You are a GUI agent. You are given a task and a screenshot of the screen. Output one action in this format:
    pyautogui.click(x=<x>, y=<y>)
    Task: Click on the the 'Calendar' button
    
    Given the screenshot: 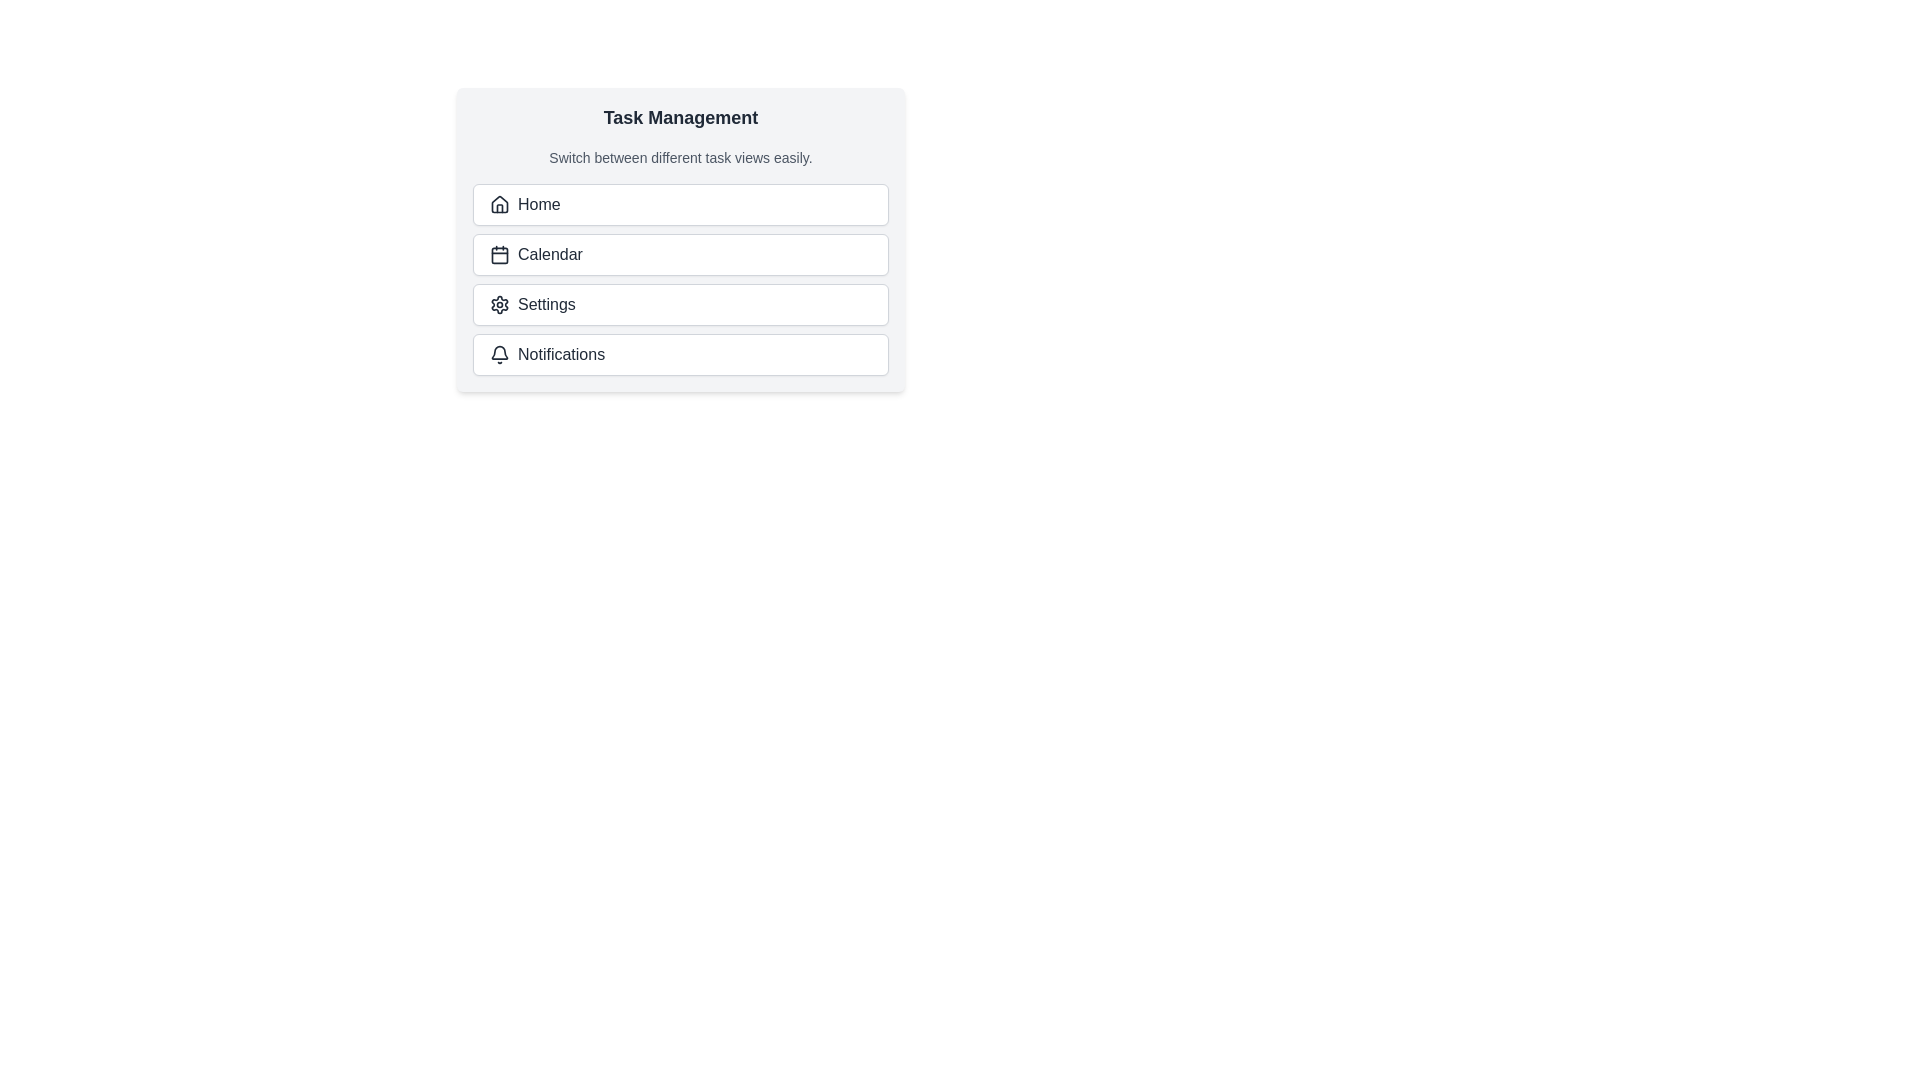 What is the action you would take?
    pyautogui.click(x=681, y=238)
    